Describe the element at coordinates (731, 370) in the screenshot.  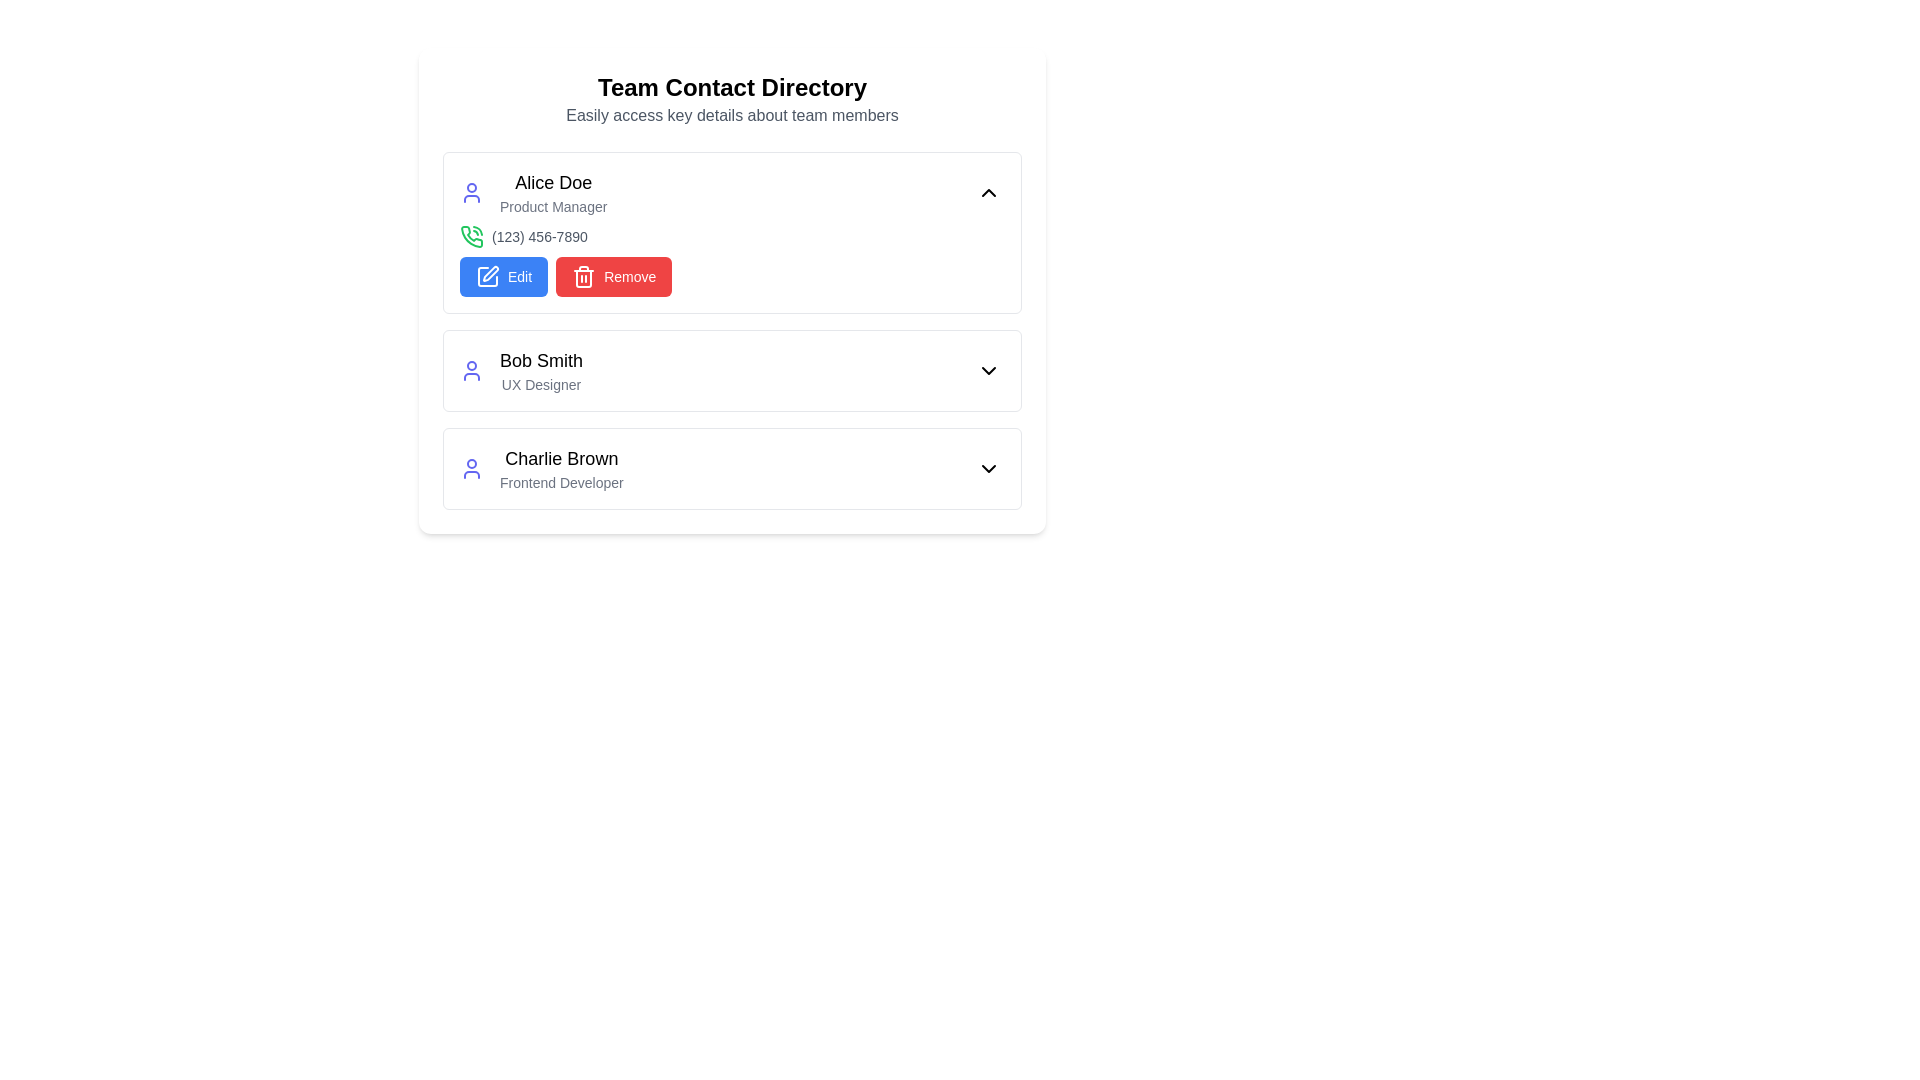
I see `the Profile card for Bob Smith, which is the second card in a vertically stacked list of user profile cards` at that location.